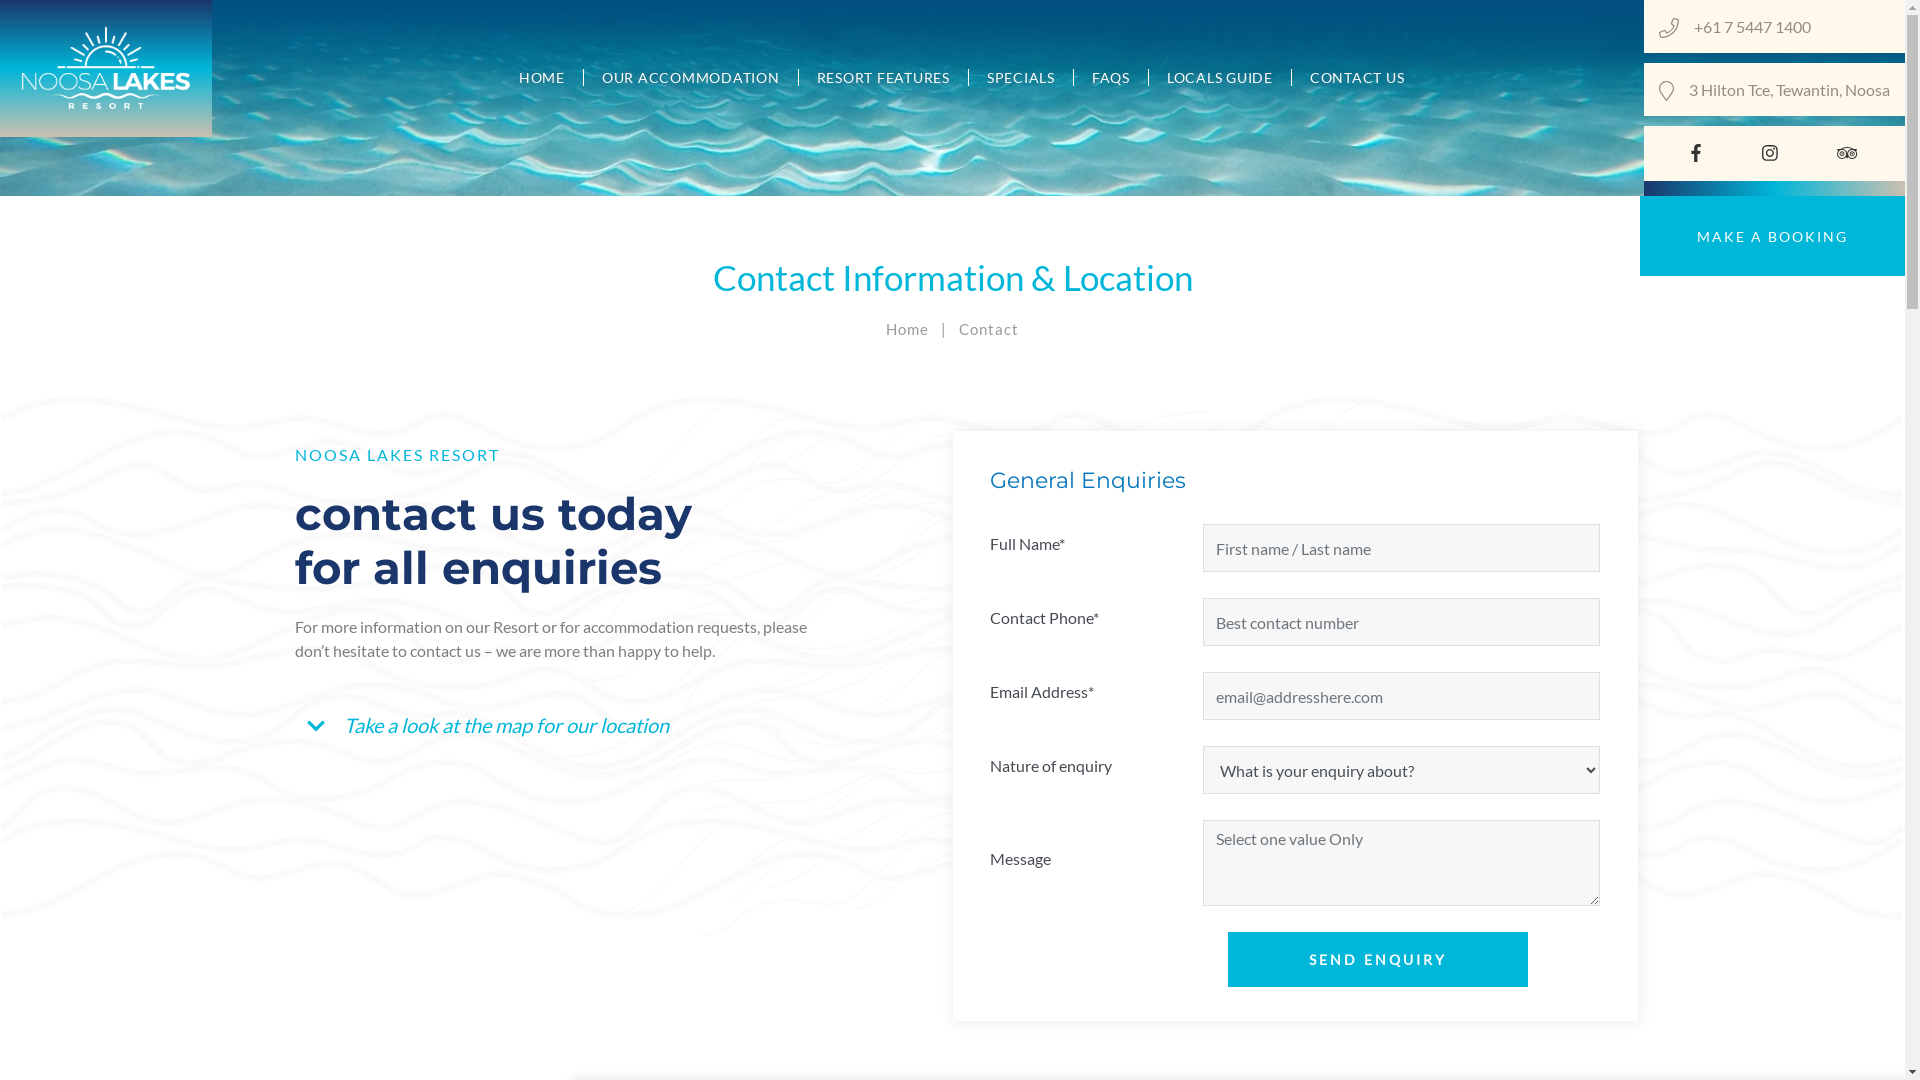  I want to click on 'OUR ACCOMMODATION', so click(691, 76).